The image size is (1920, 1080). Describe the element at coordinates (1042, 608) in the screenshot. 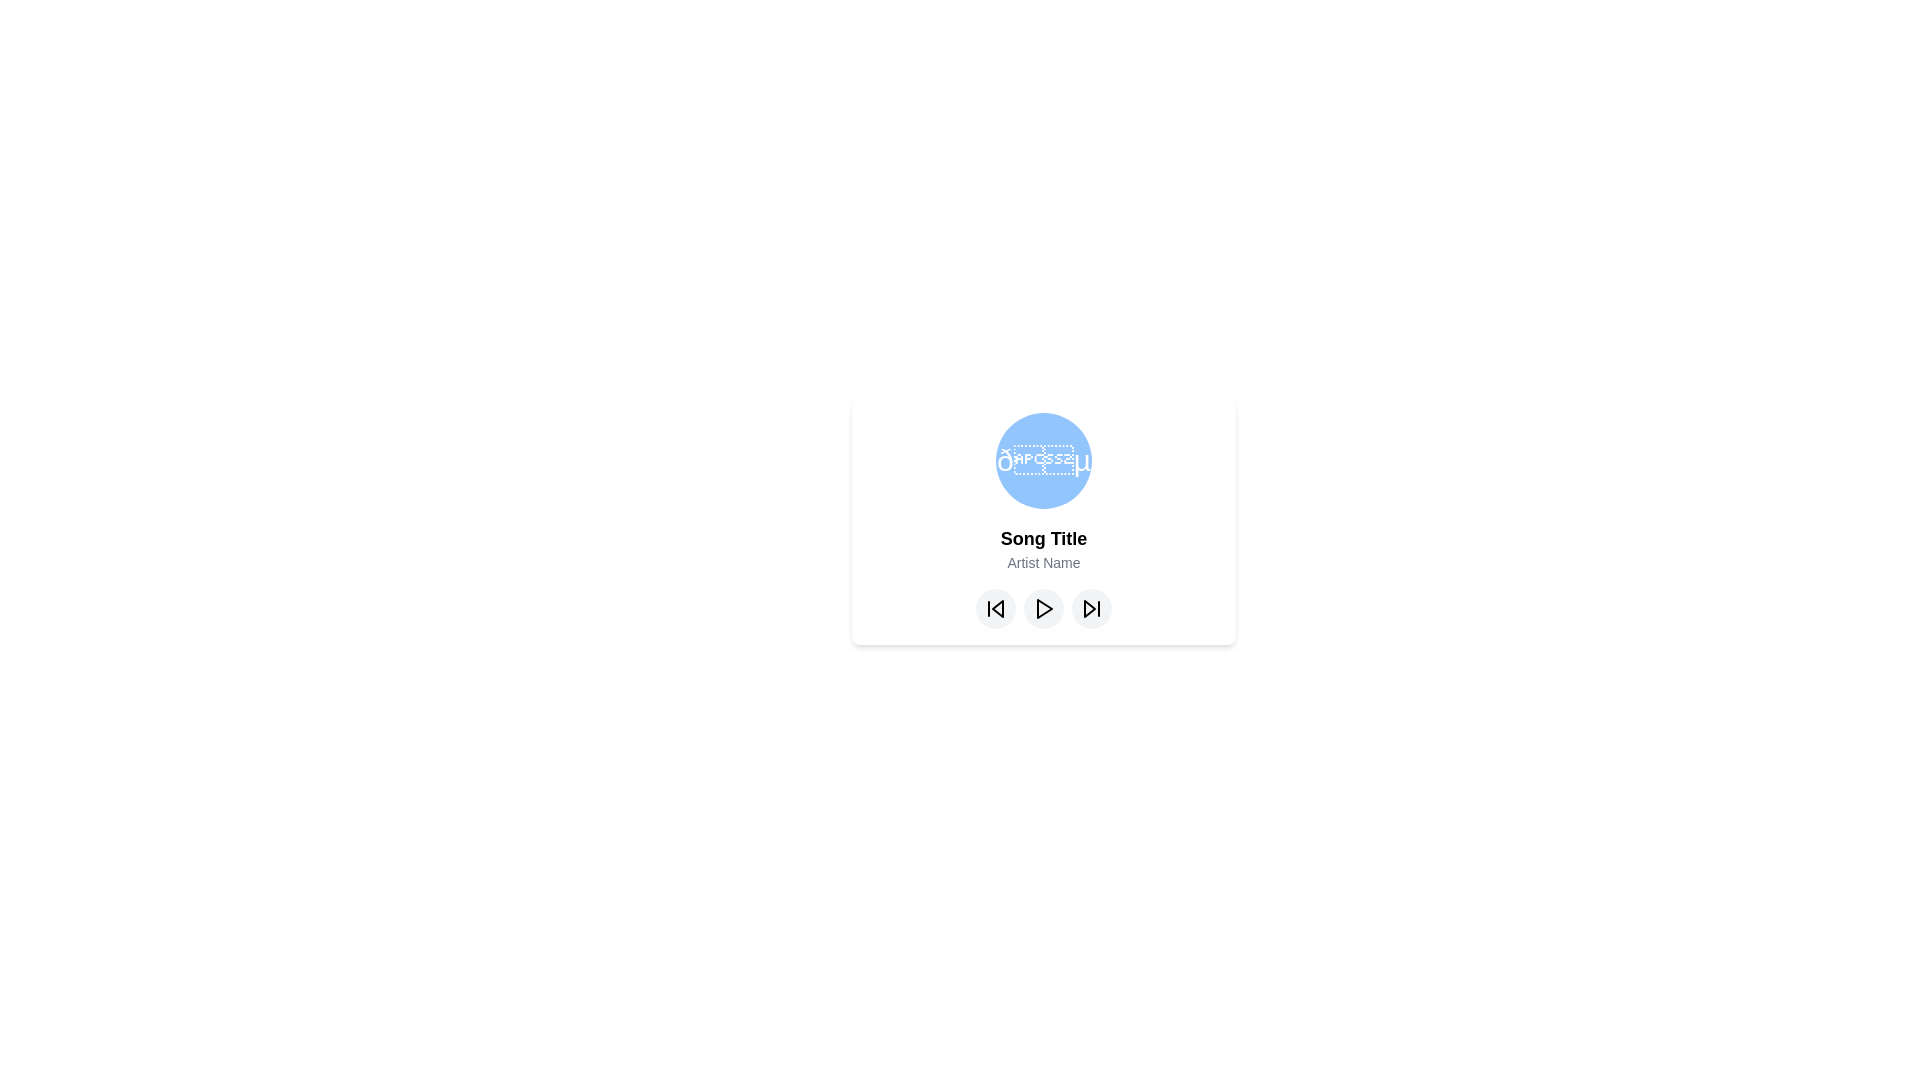

I see `the central arrow-like icon button that points to the right, which is part of the navigation controls below the album artwork and song information` at that location.